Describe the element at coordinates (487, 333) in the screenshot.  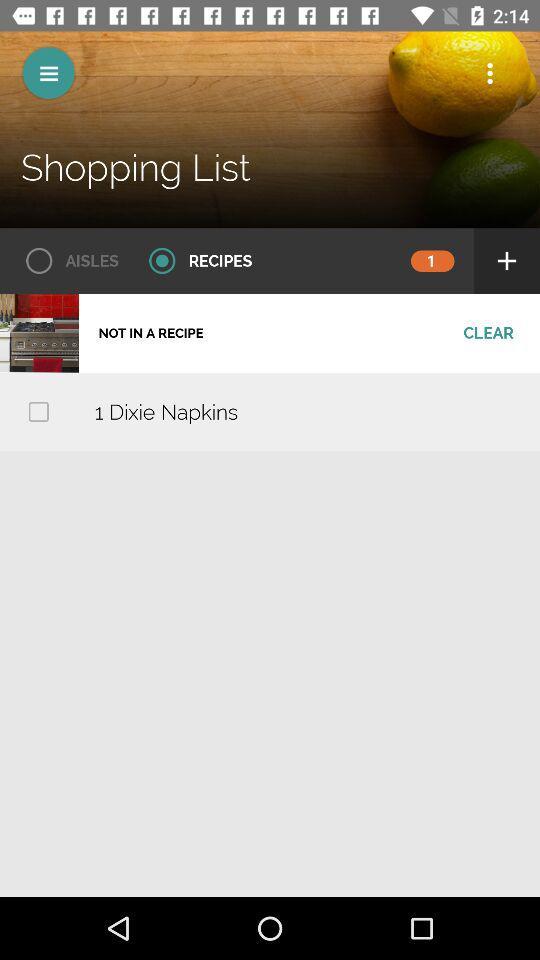
I see `the icon to the right of not in a` at that location.